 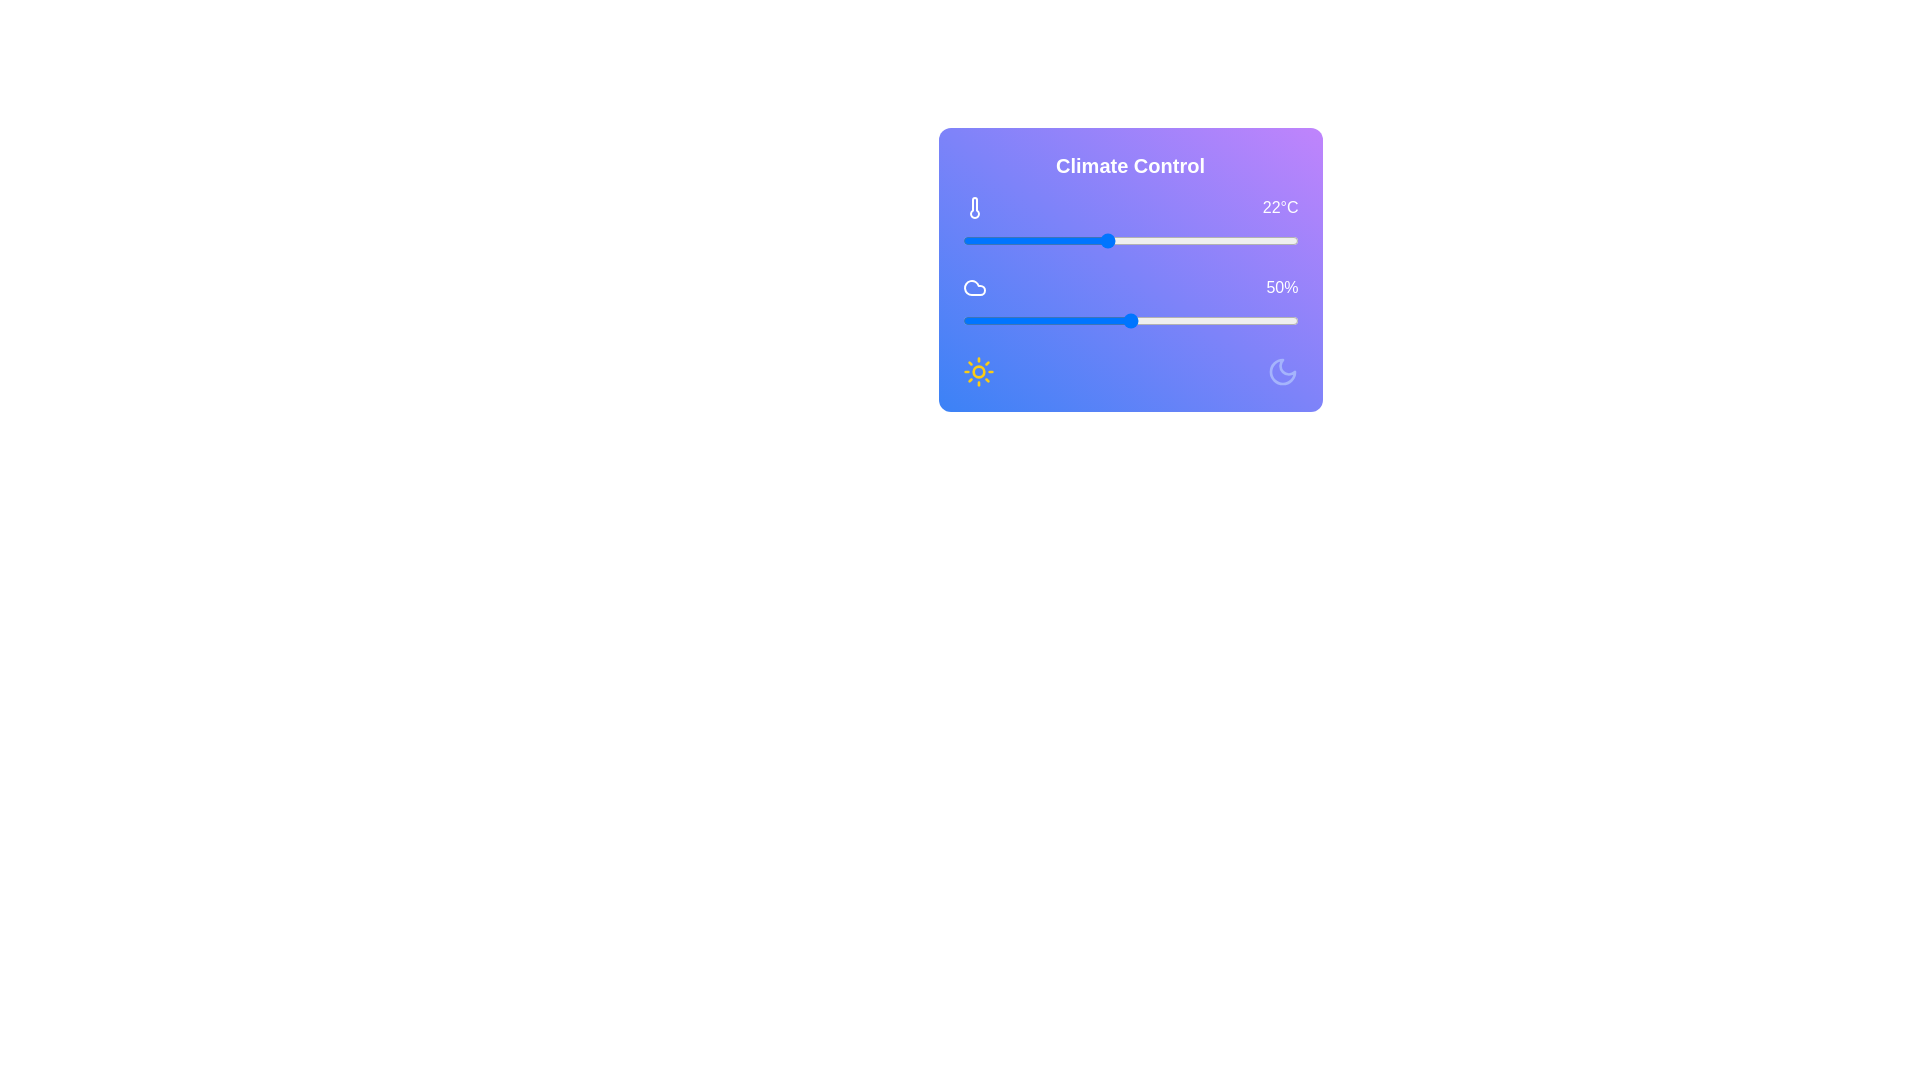 I want to click on the thermometer icon that visually represents temperature, located at the top-left corner of the climate control panel, aligned with the '22°C' text, so click(x=974, y=208).